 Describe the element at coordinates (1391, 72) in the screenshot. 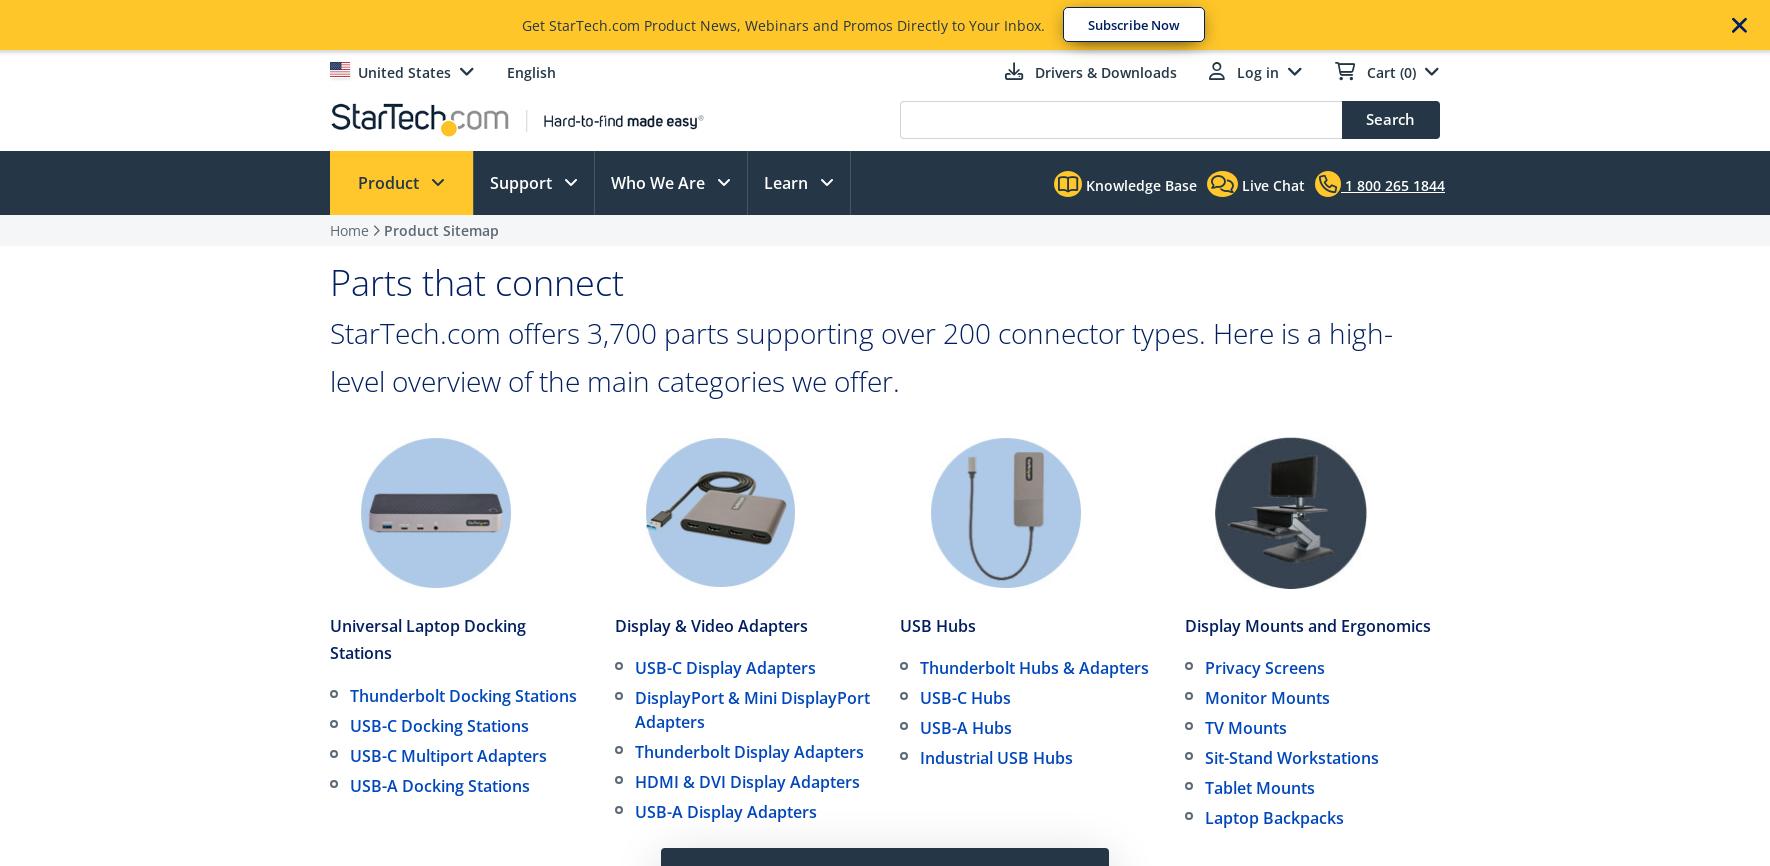

I see `'Cart (0)'` at that location.